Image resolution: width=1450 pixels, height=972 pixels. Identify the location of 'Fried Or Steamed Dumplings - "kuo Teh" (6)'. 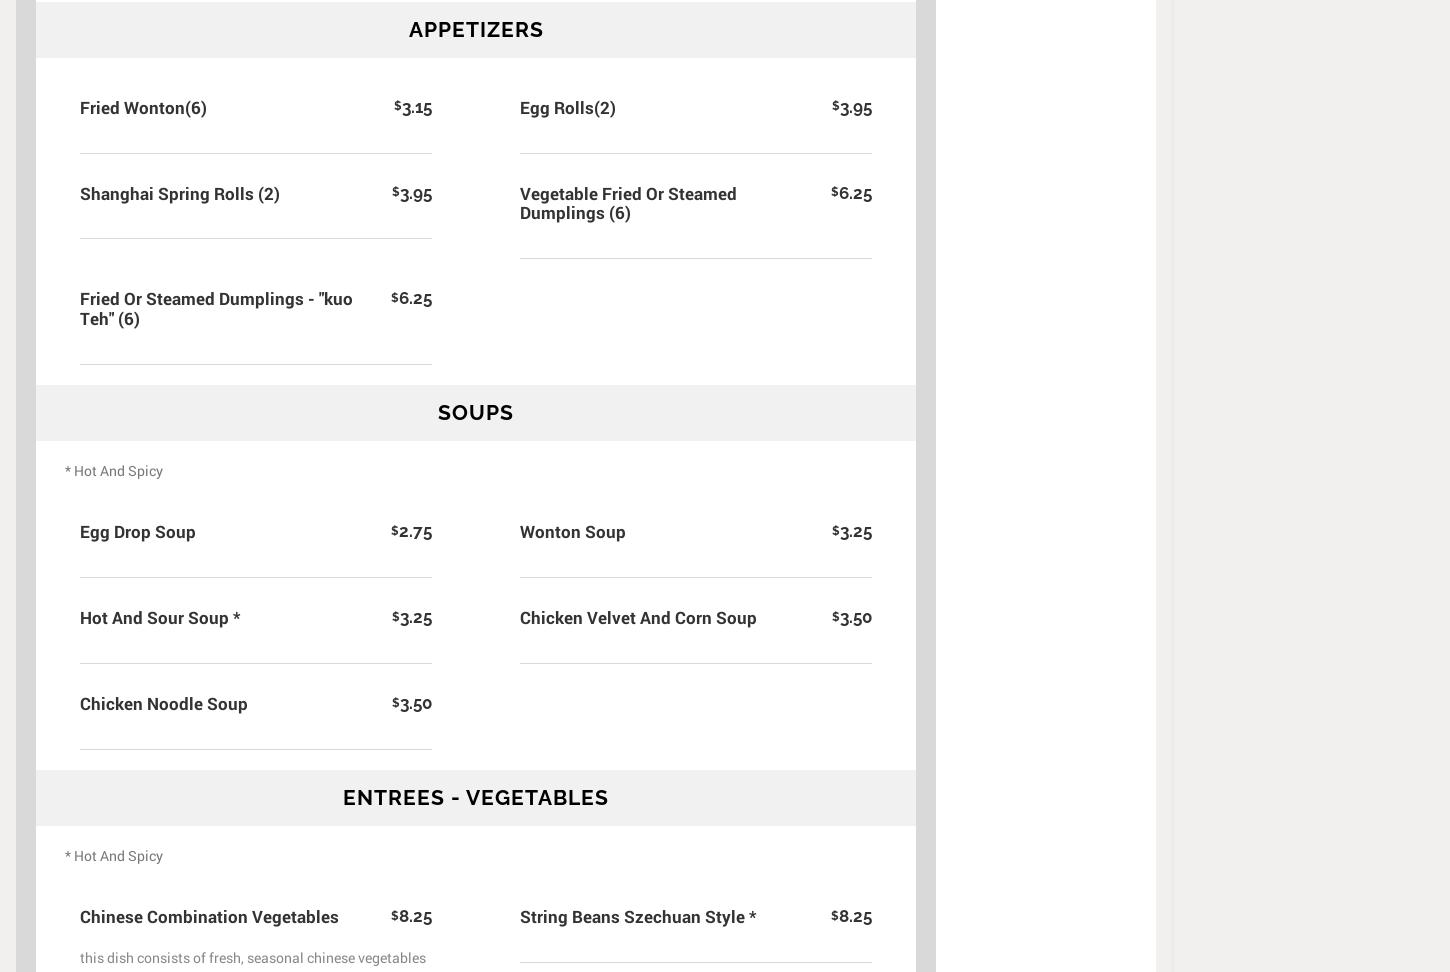
(215, 307).